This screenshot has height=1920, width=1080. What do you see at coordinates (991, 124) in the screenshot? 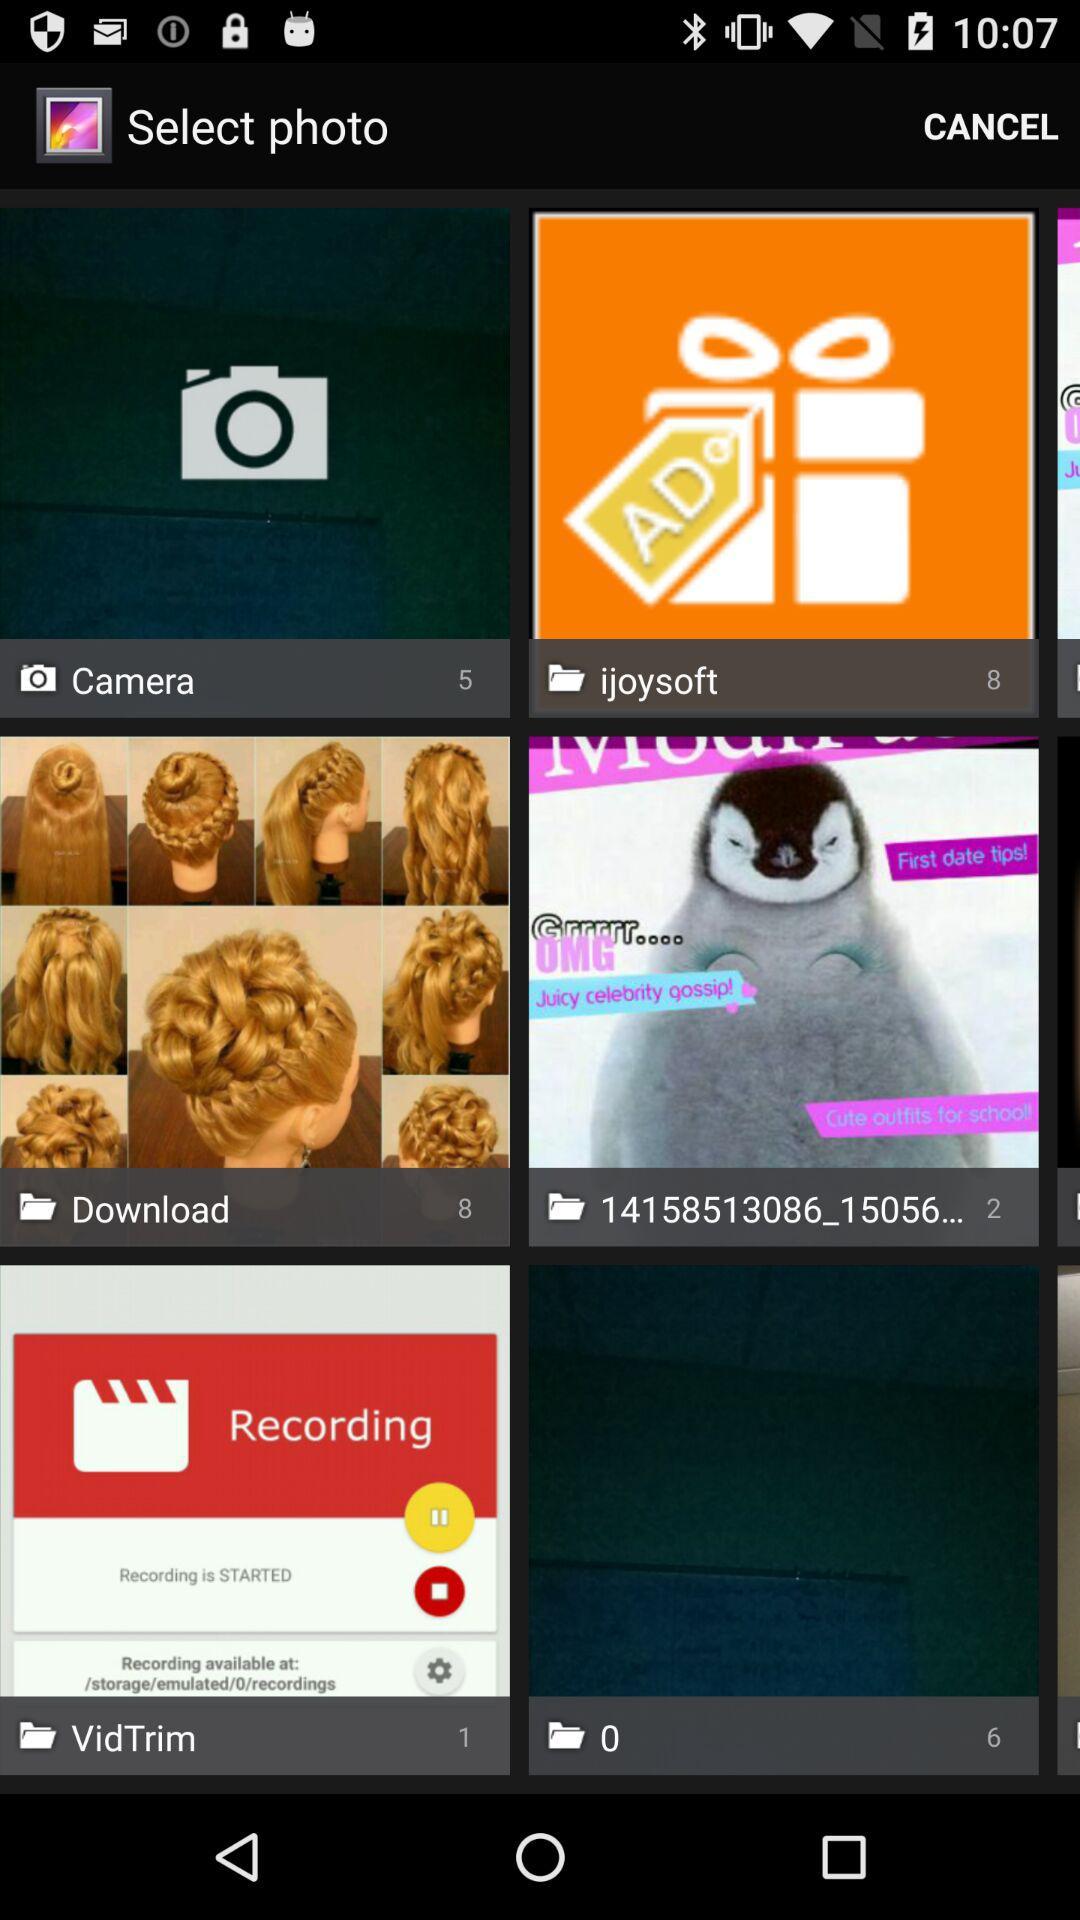
I see `cancel item` at bounding box center [991, 124].